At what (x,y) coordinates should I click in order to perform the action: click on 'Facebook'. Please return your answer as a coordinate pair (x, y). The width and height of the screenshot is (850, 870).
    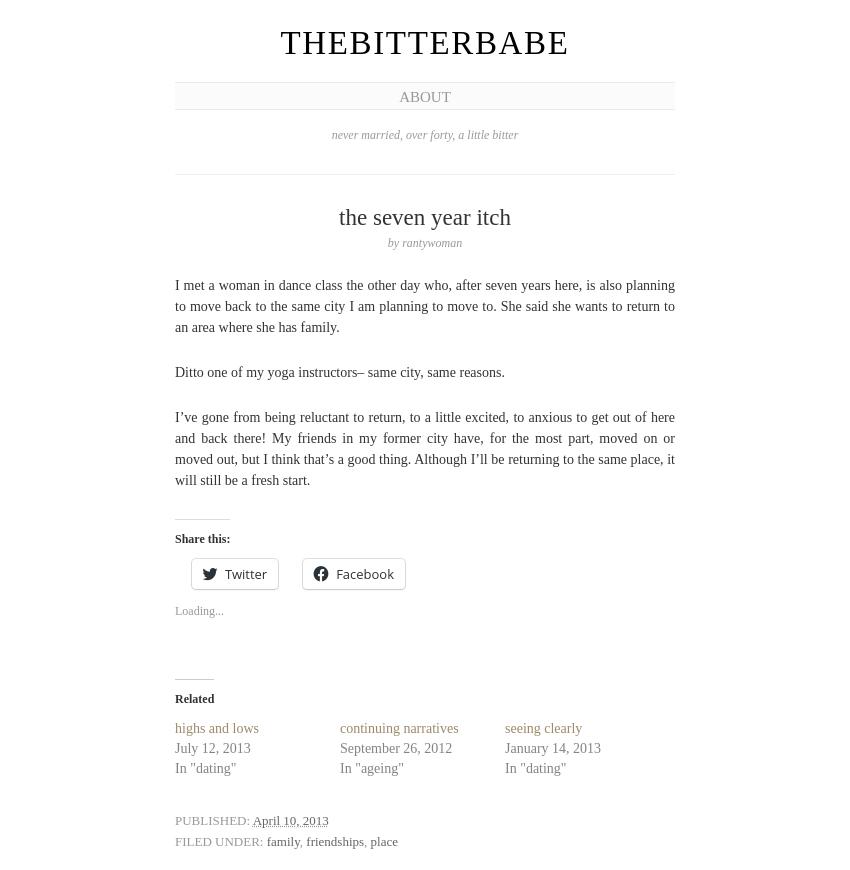
    Looking at the image, I should click on (363, 571).